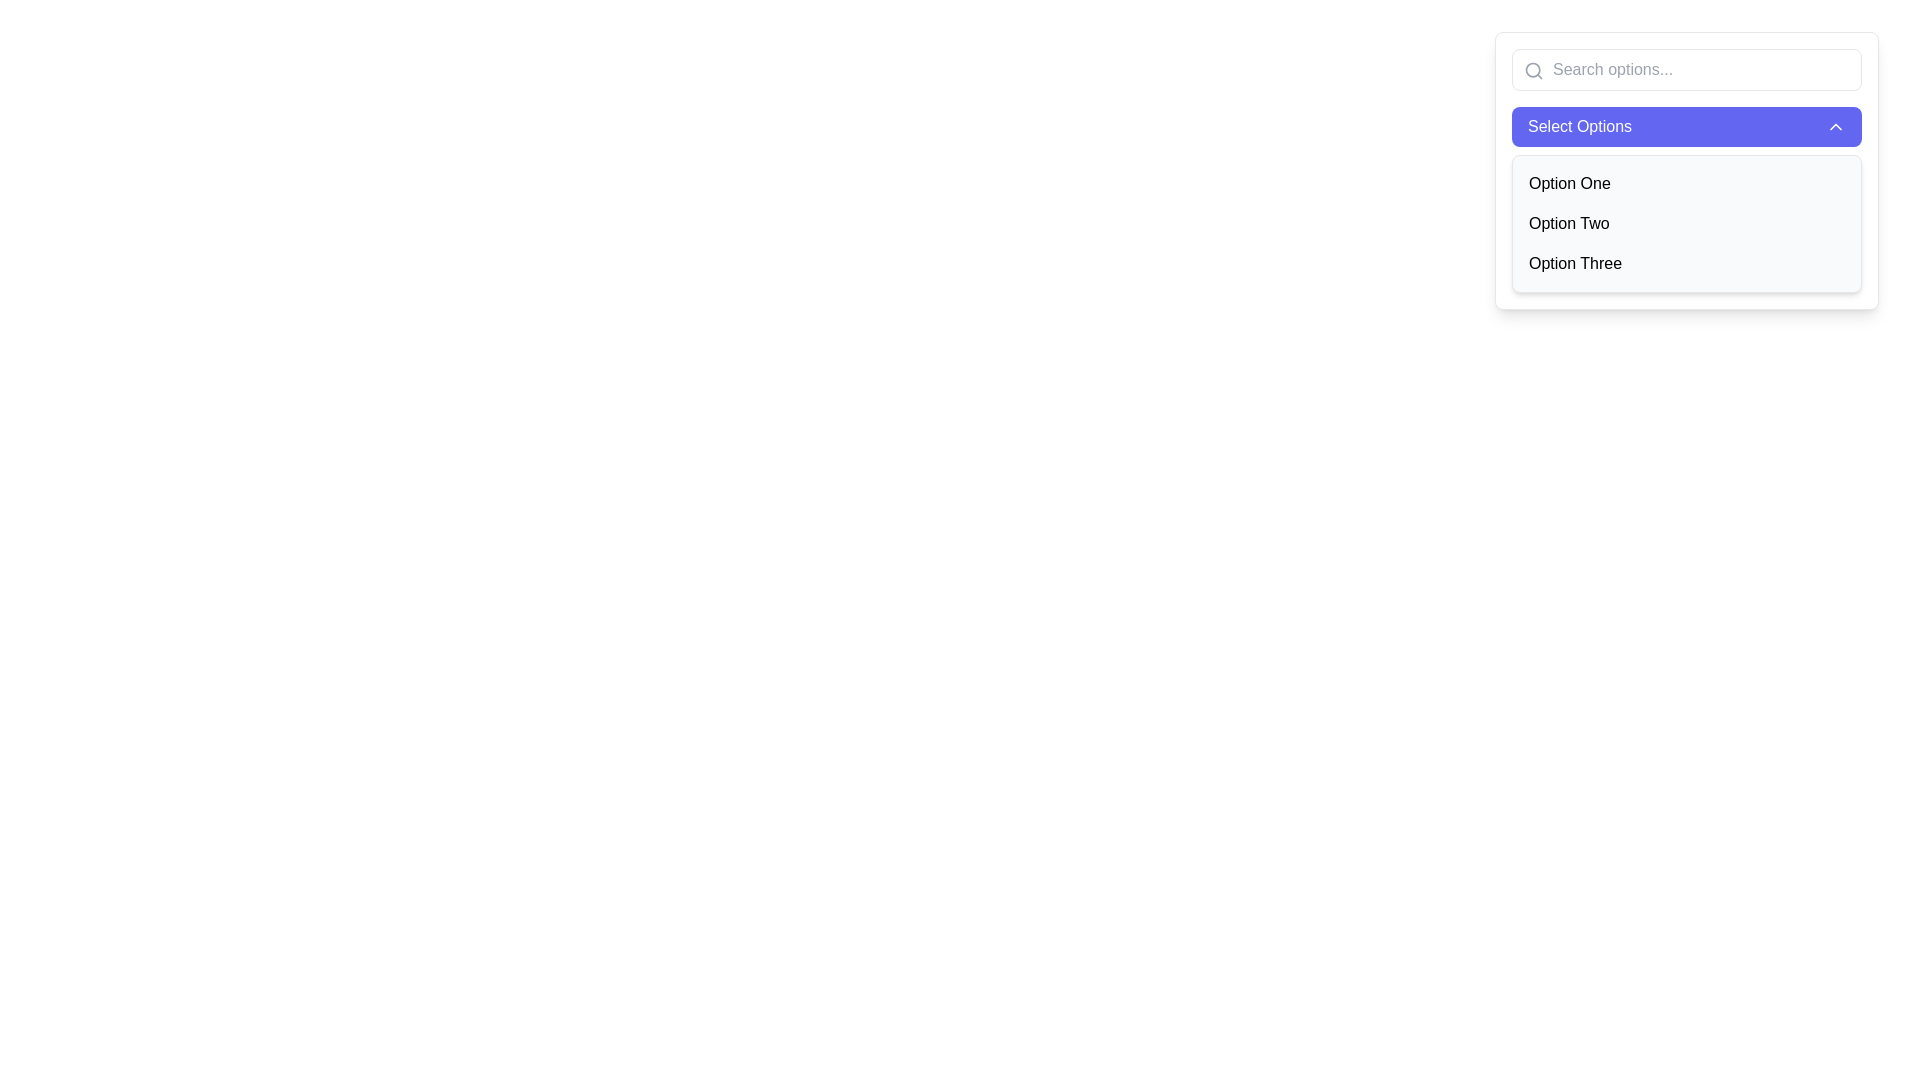 This screenshot has height=1080, width=1920. I want to click on the dropdown menu located under the title 'Select Options', so click(1685, 169).